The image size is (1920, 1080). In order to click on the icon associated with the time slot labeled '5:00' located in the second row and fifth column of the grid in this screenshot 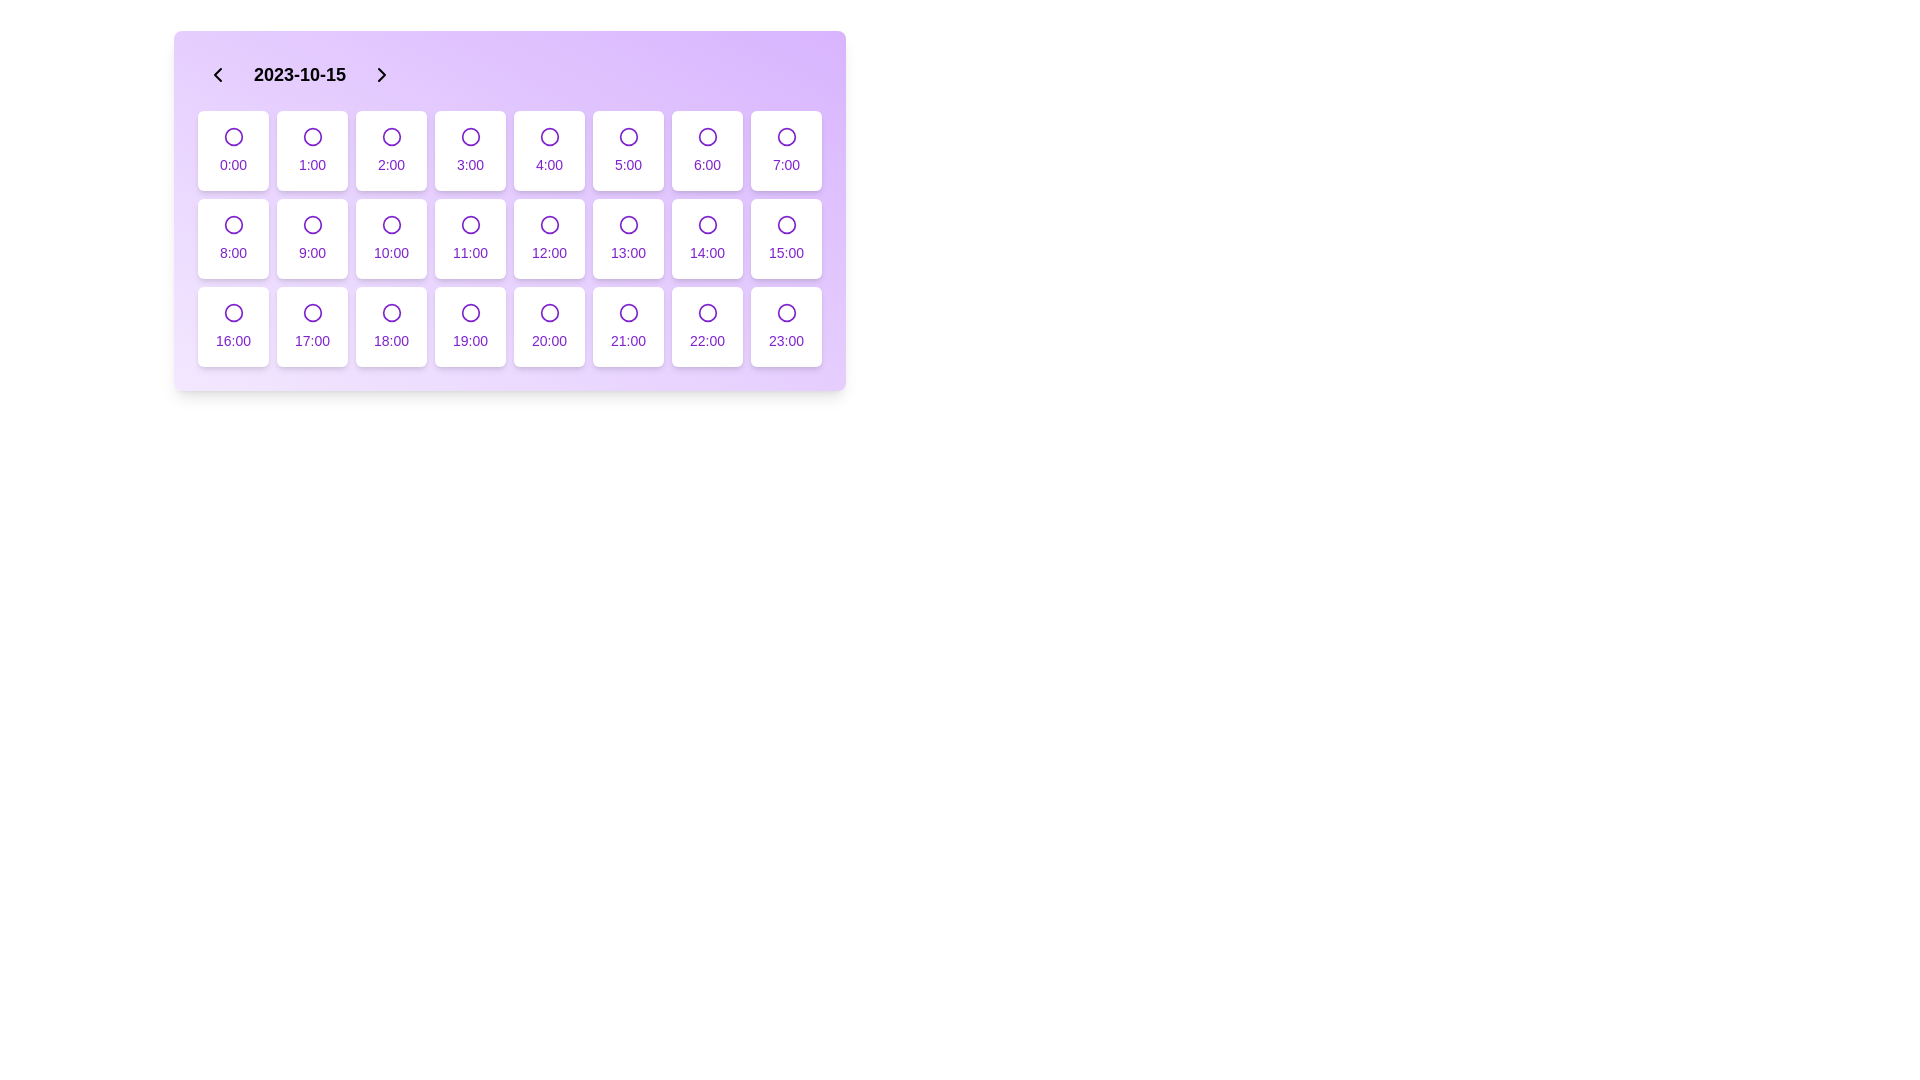, I will do `click(627, 136)`.